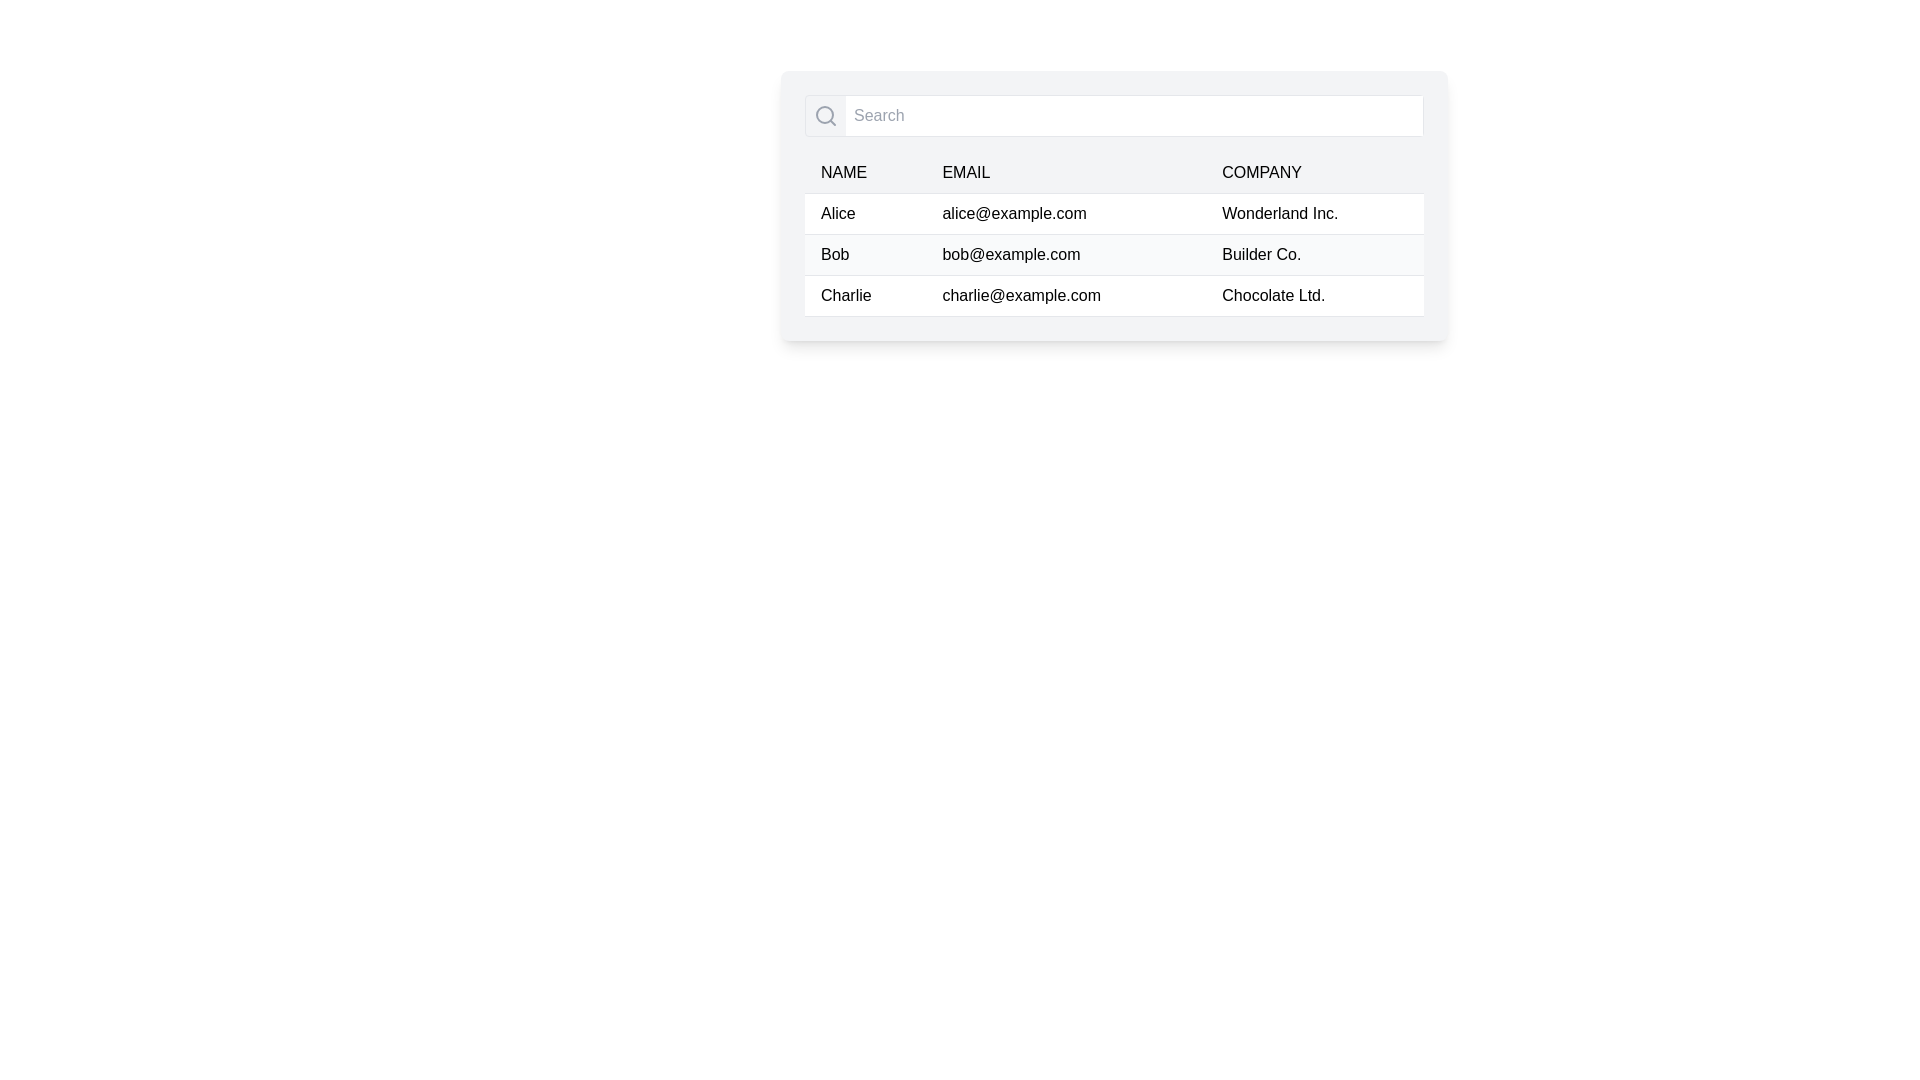  I want to click on text content of the first column header in the table, which indicates that the data under it pertains to names, so click(844, 172).